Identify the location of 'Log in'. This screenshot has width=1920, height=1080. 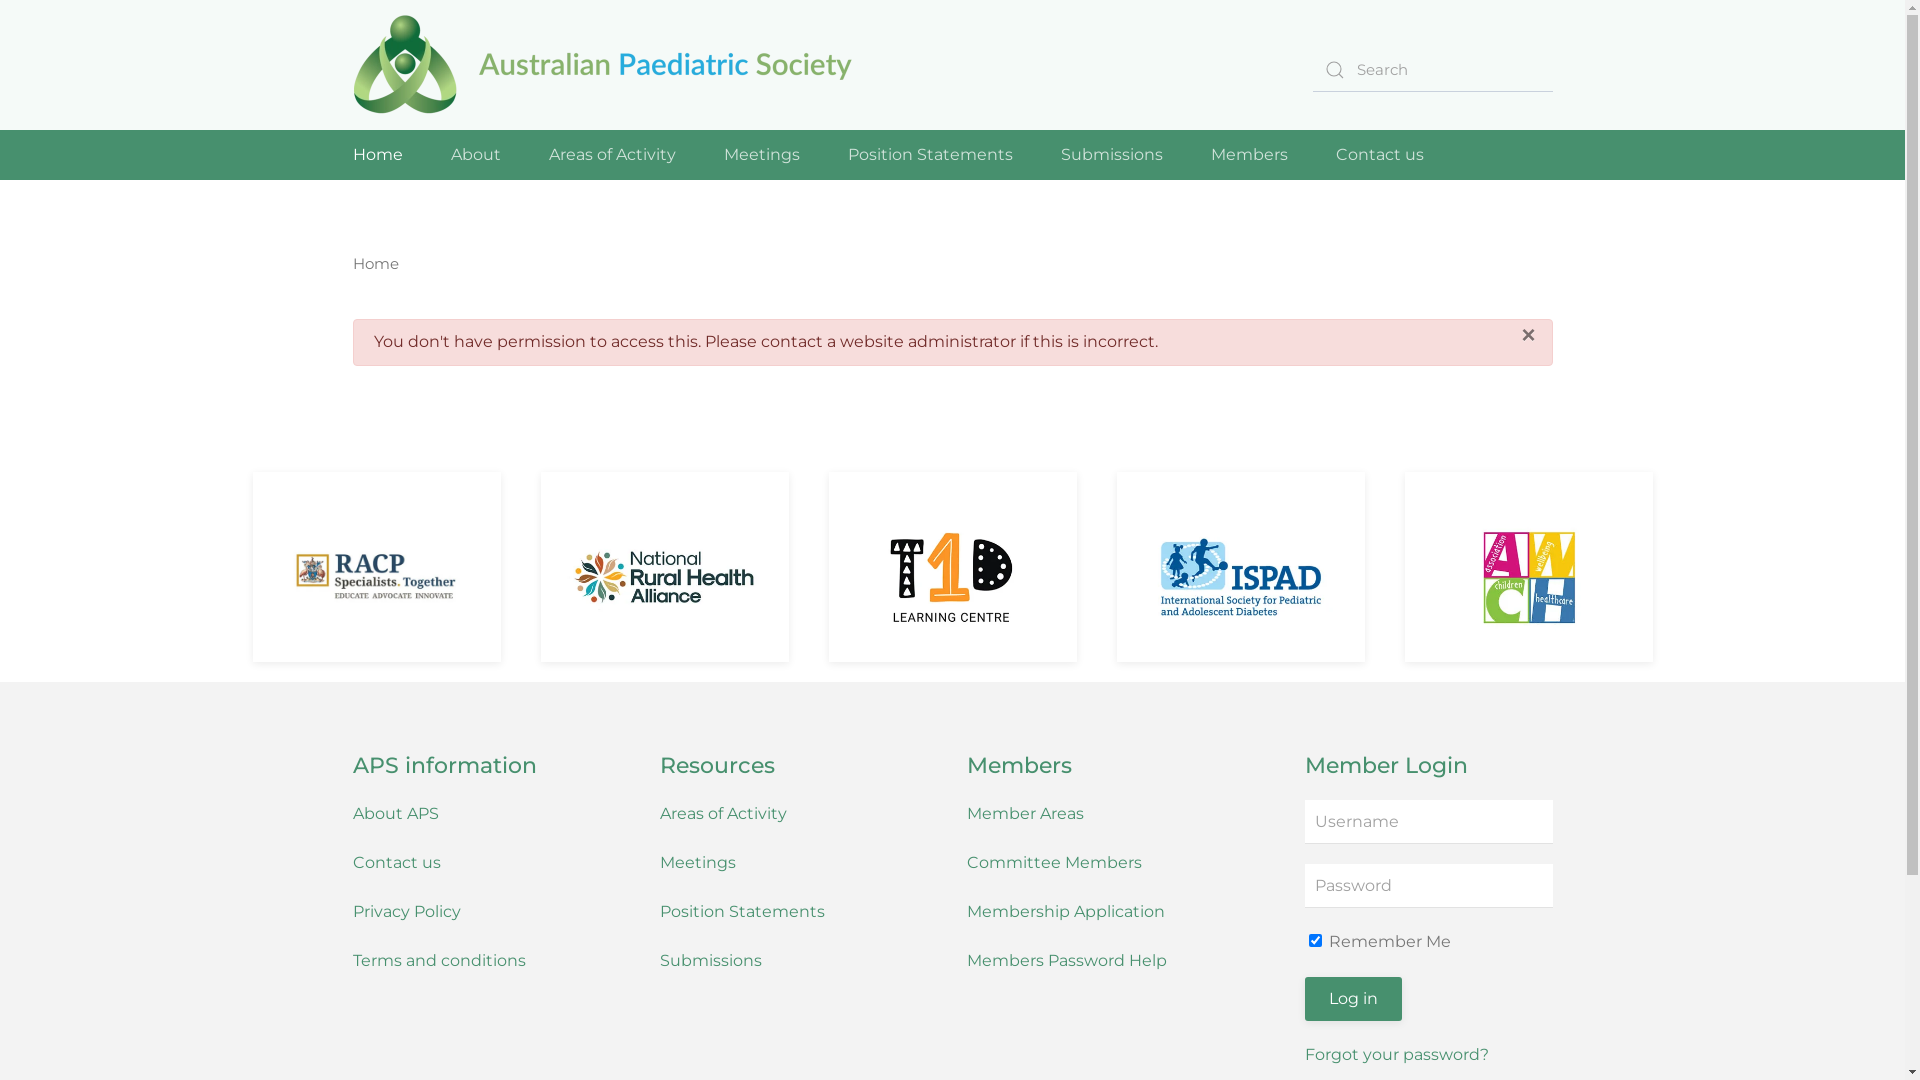
(1353, 999).